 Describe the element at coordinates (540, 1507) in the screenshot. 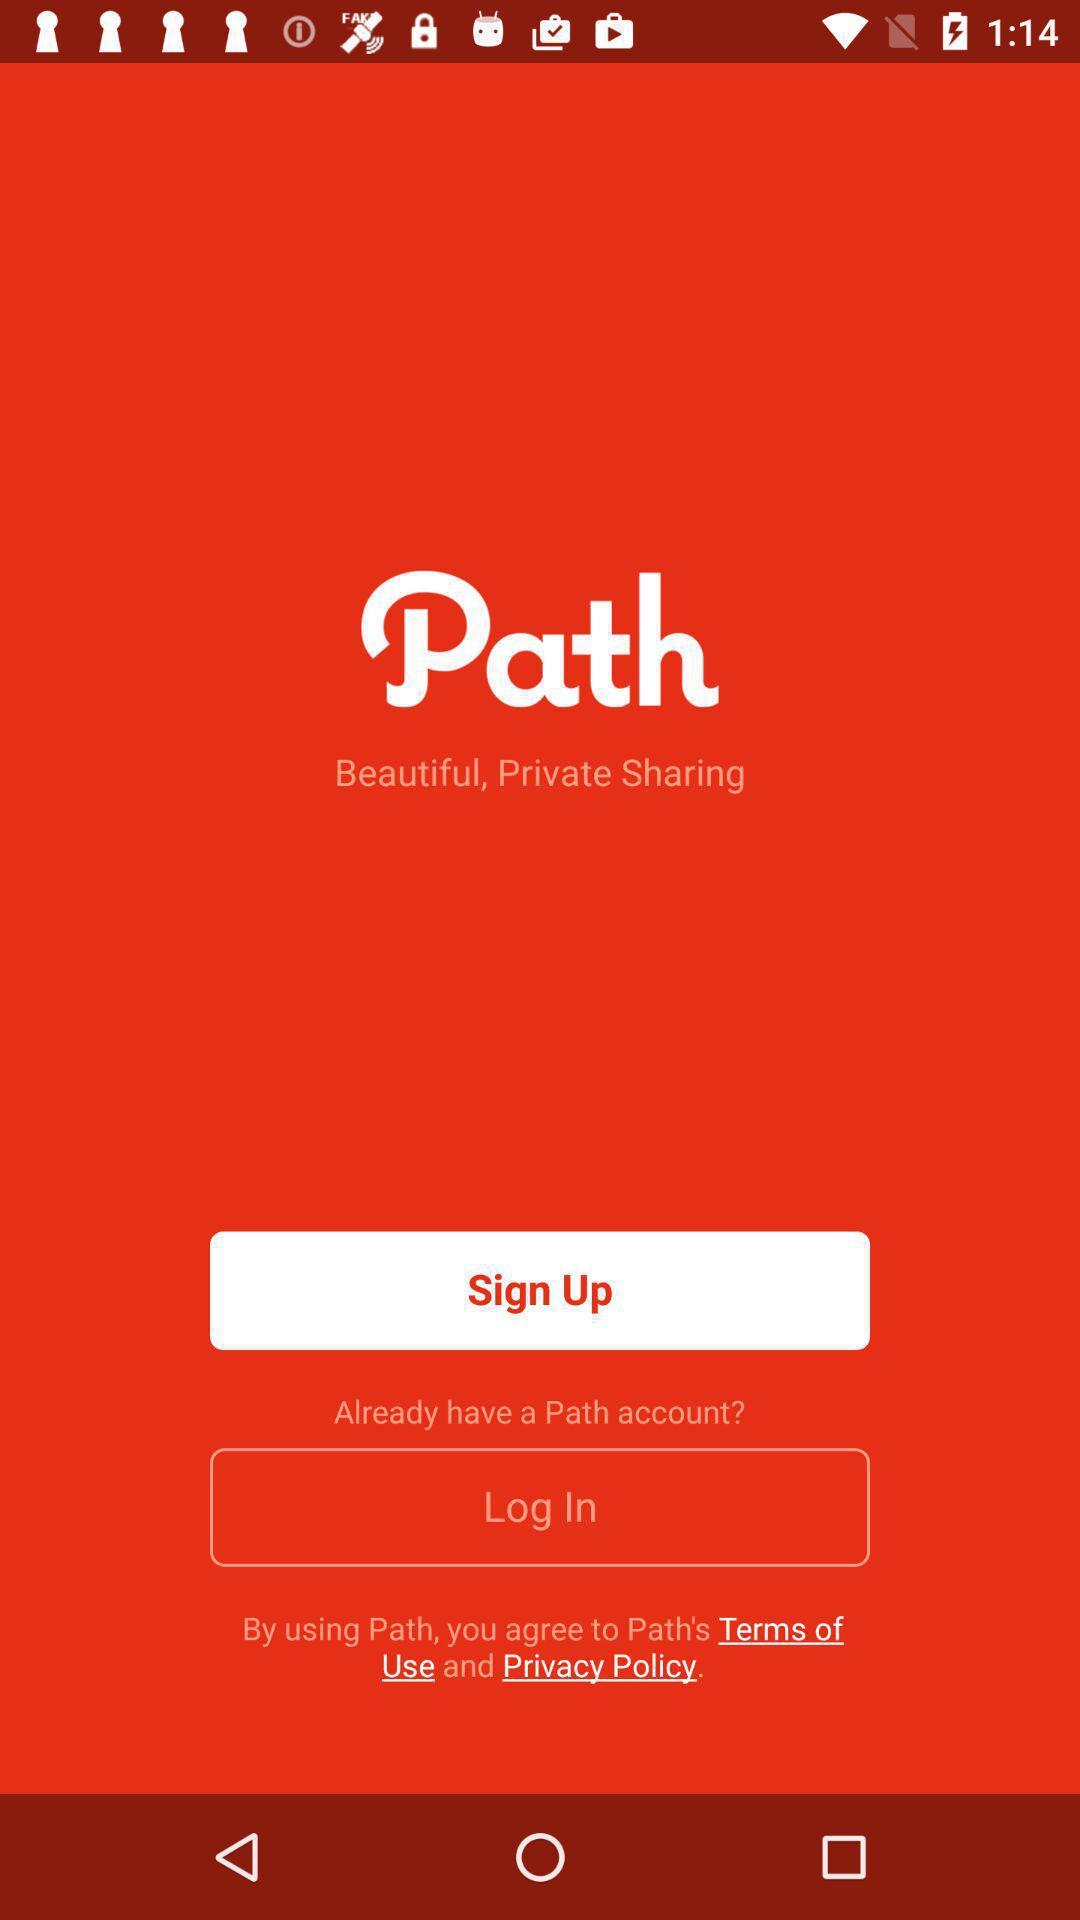

I see `log in item` at that location.